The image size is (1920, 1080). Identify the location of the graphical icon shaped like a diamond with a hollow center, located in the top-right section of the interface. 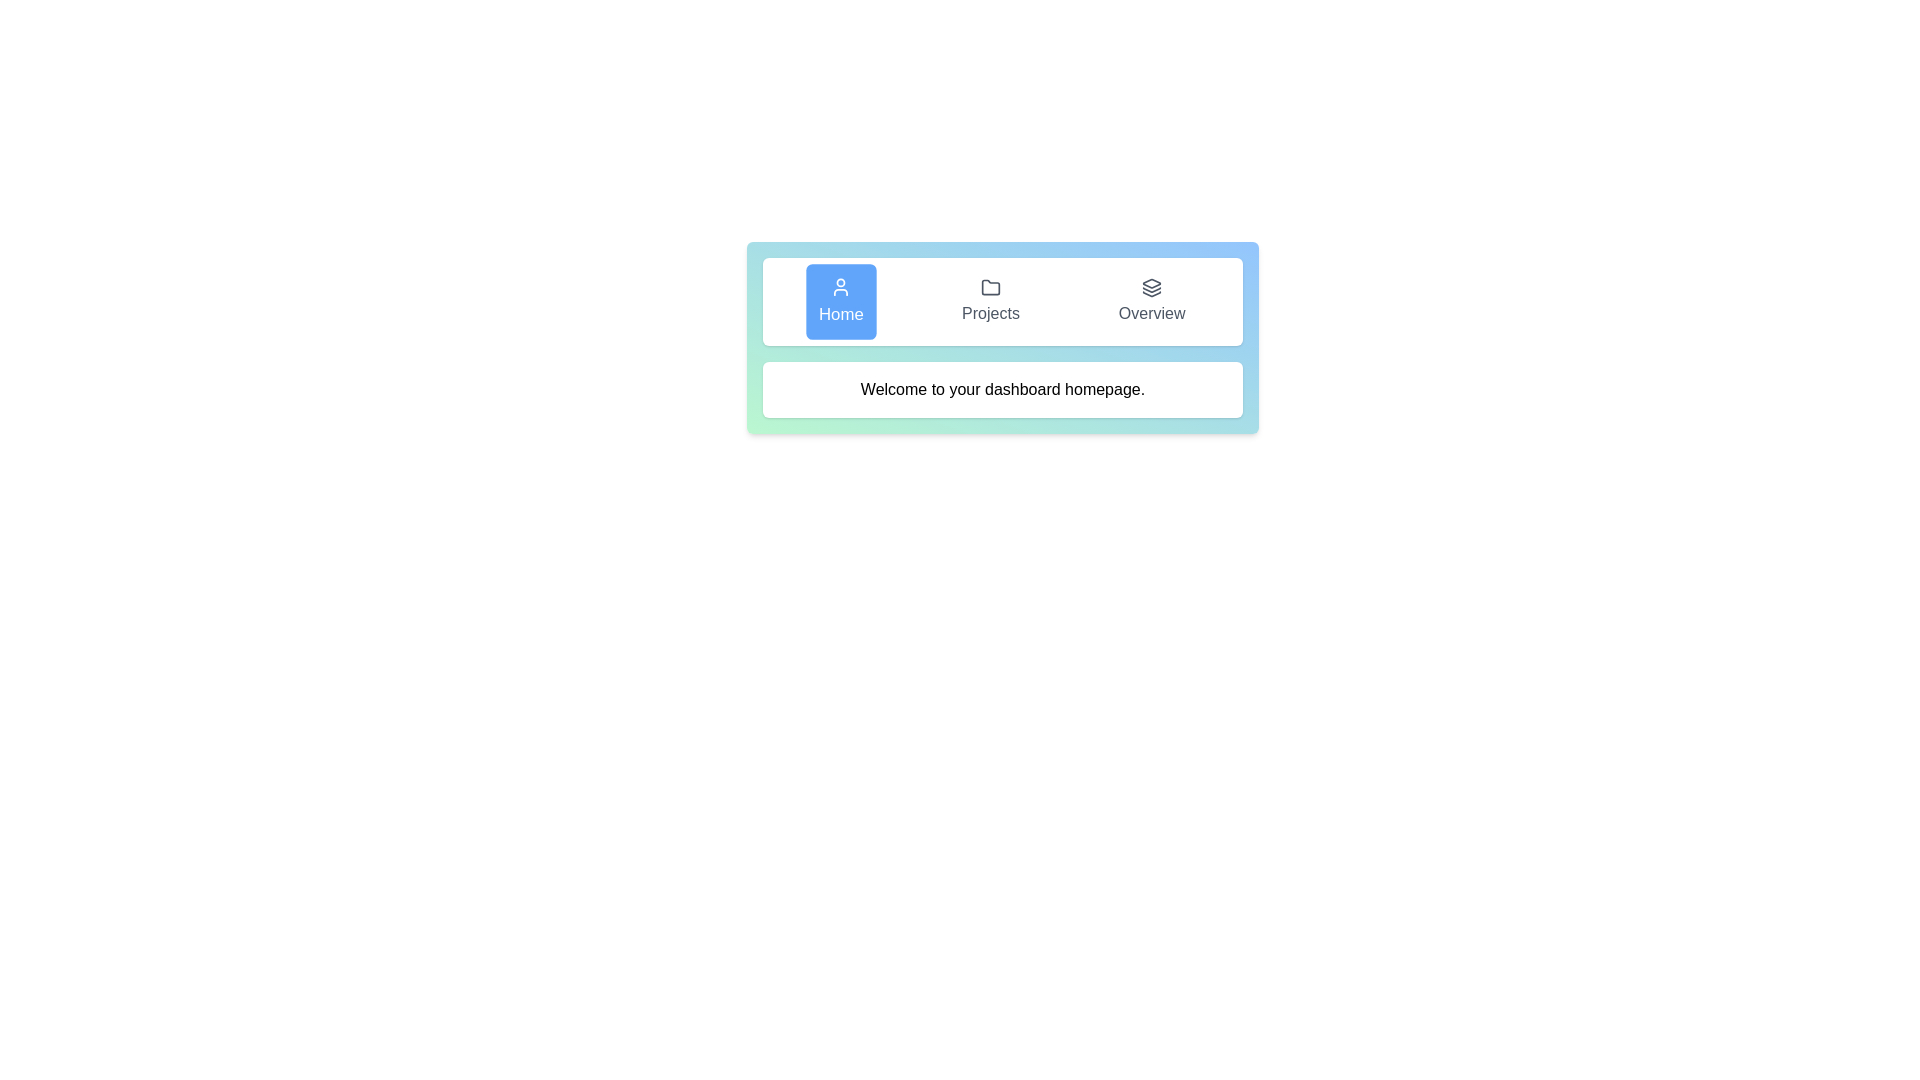
(1152, 283).